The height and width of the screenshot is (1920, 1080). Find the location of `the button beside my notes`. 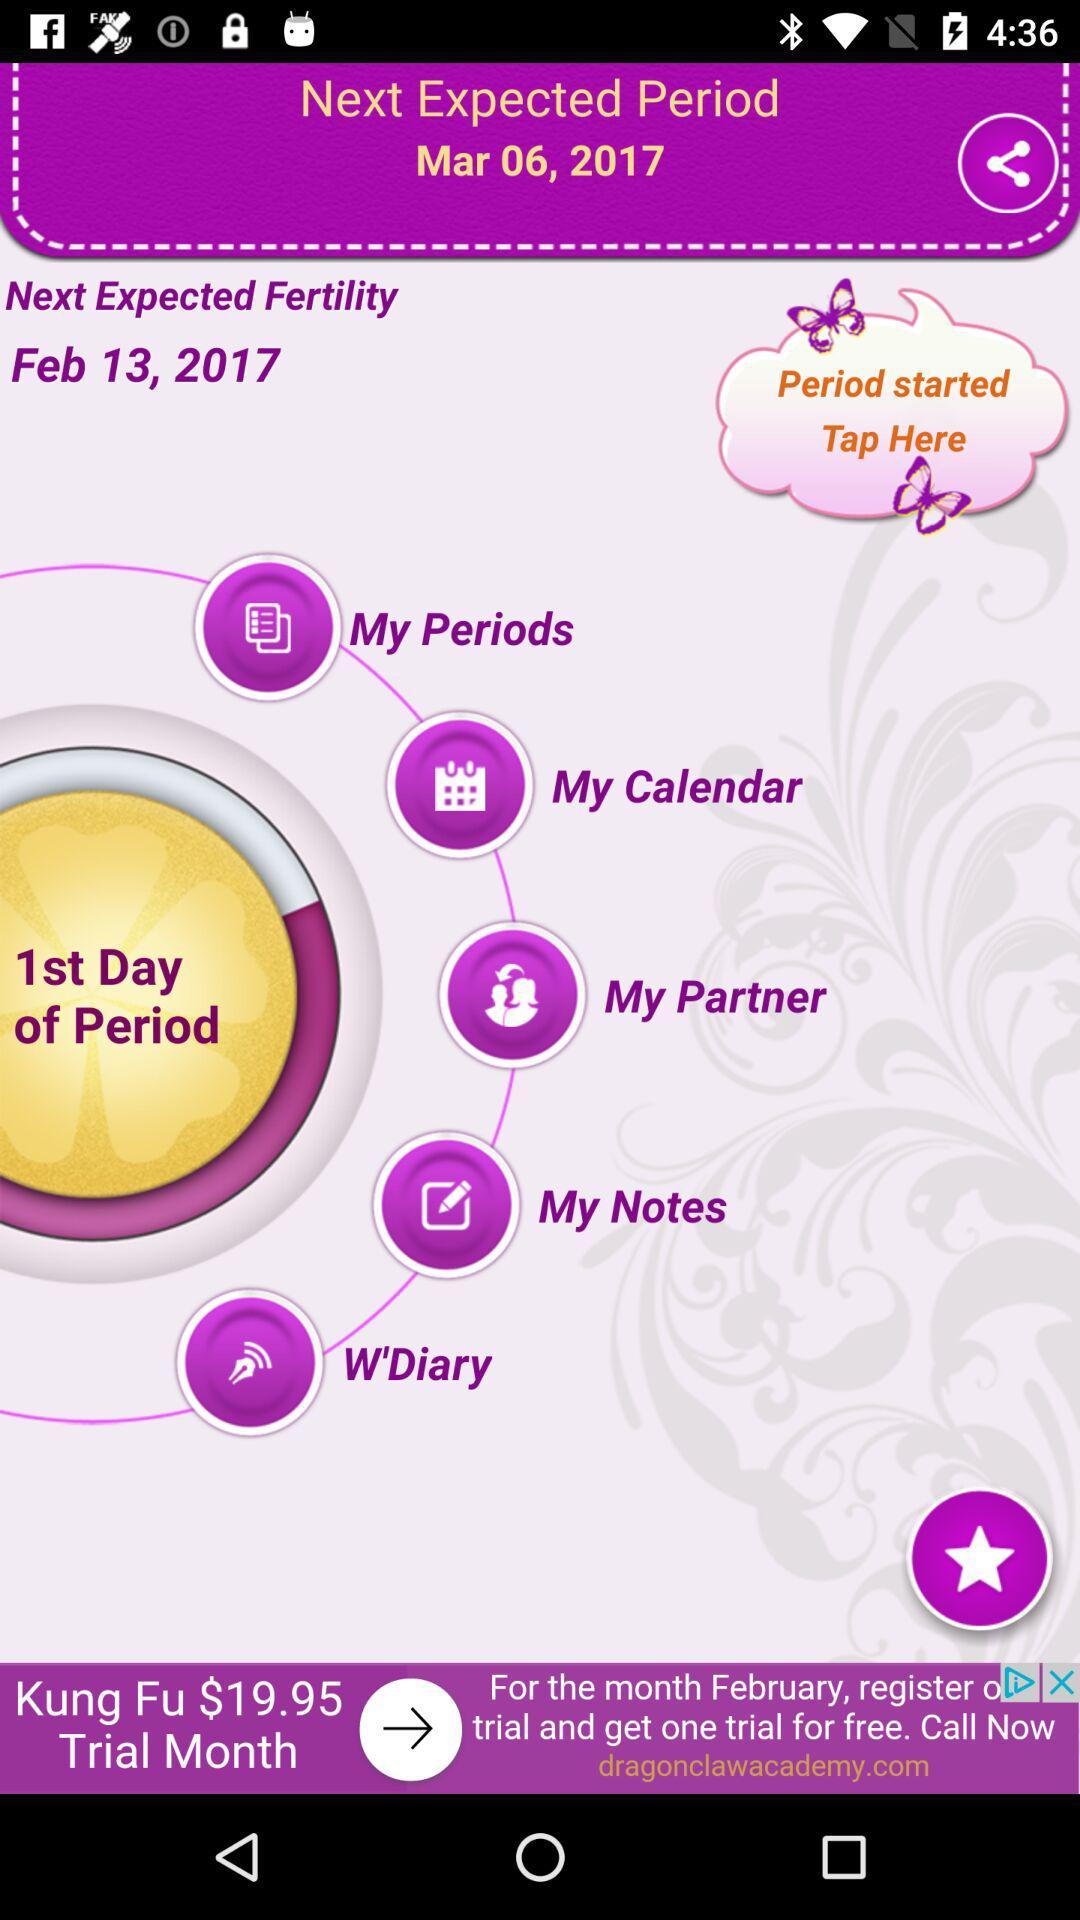

the button beside my notes is located at coordinates (445, 1204).